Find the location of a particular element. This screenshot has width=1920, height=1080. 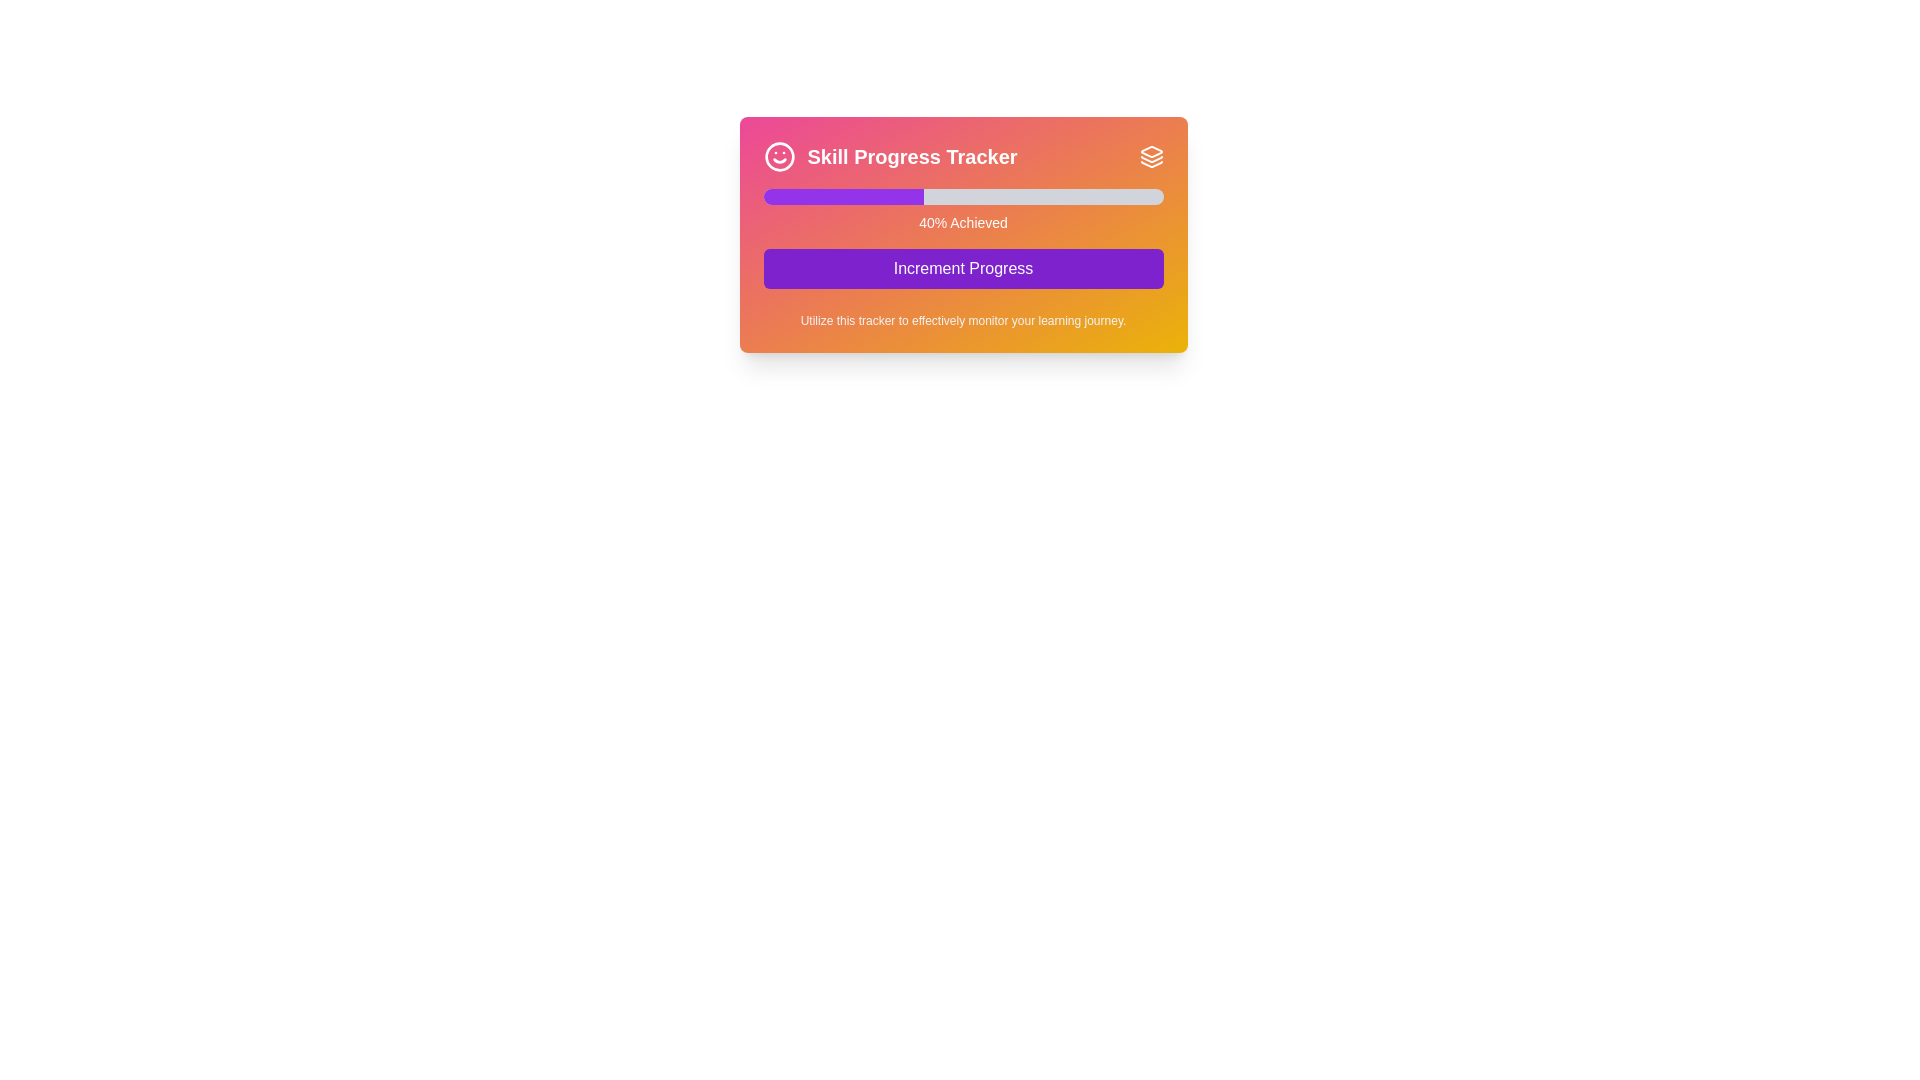

the progress visually on the left section of the horizontal progress bar beneath the 'Skill Progress Tracker' heading is located at coordinates (843, 196).